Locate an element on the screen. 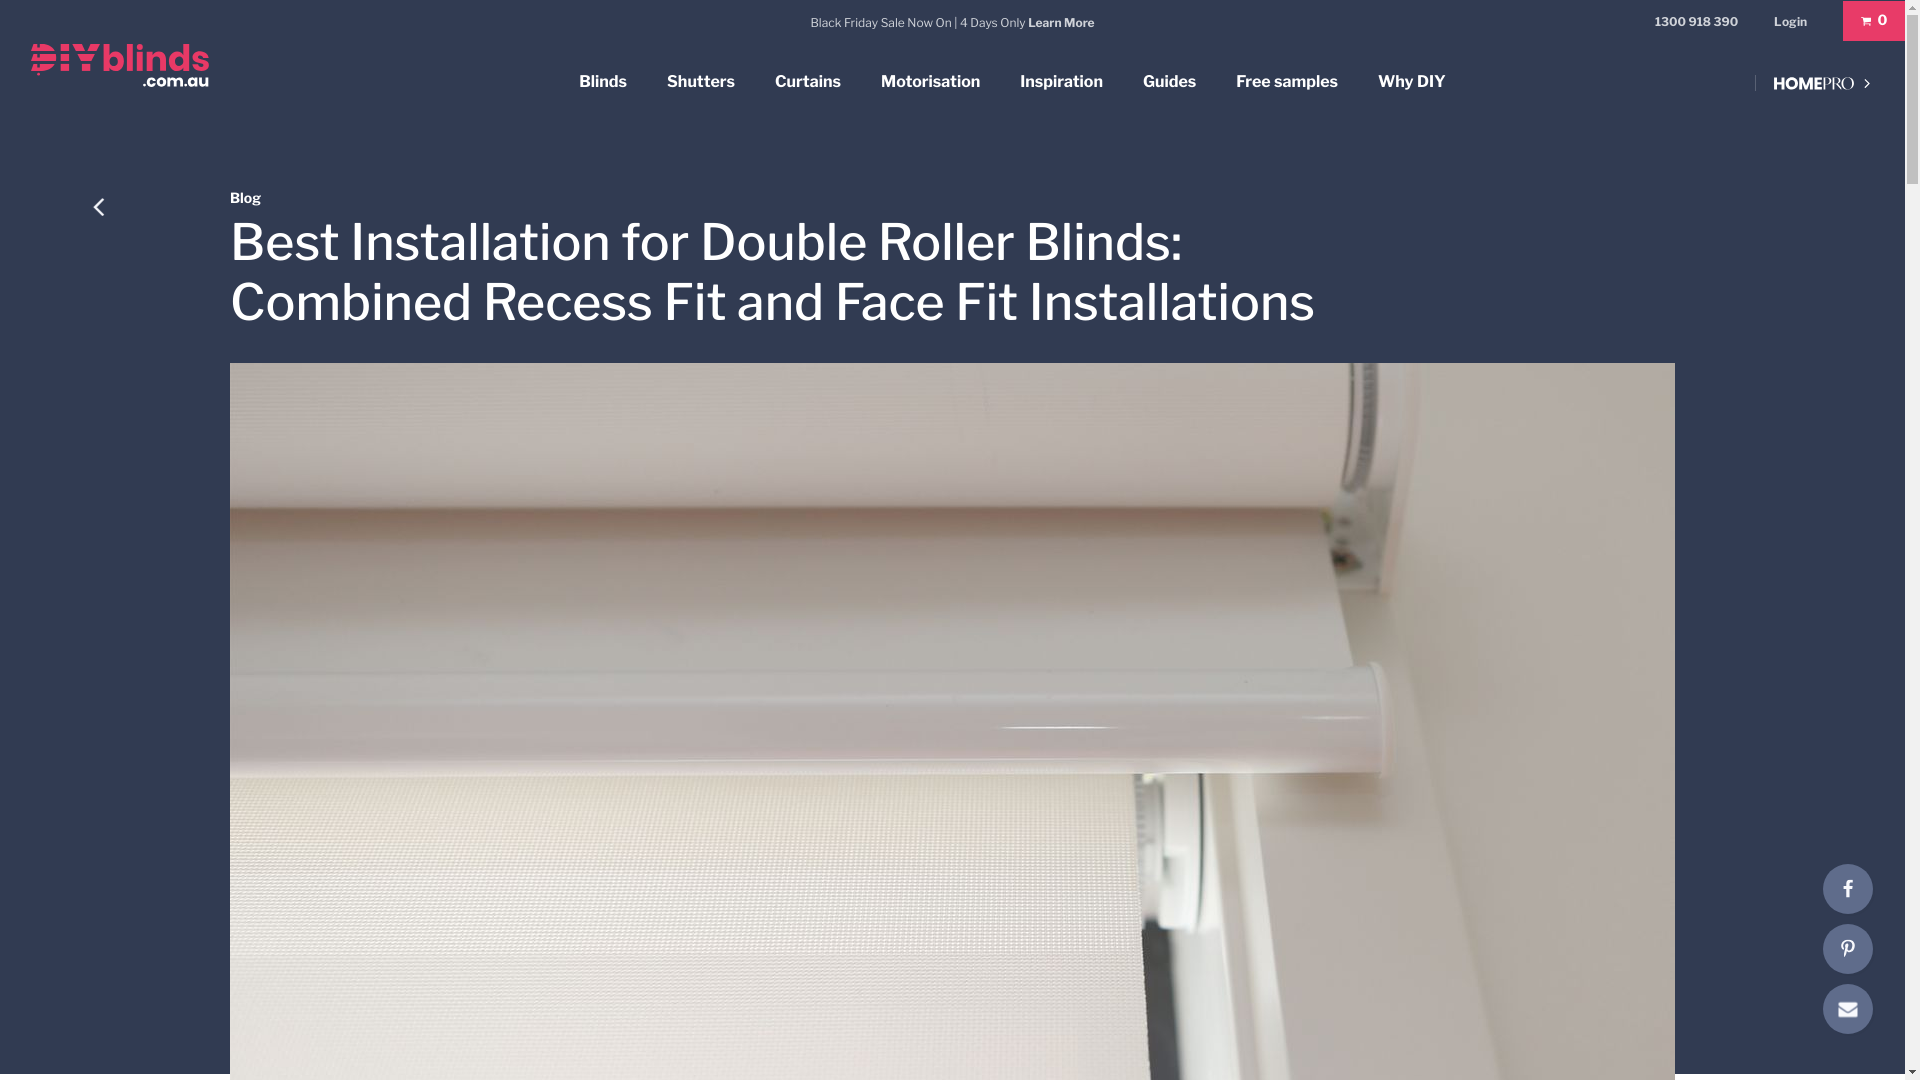  'Curtains' is located at coordinates (807, 81).